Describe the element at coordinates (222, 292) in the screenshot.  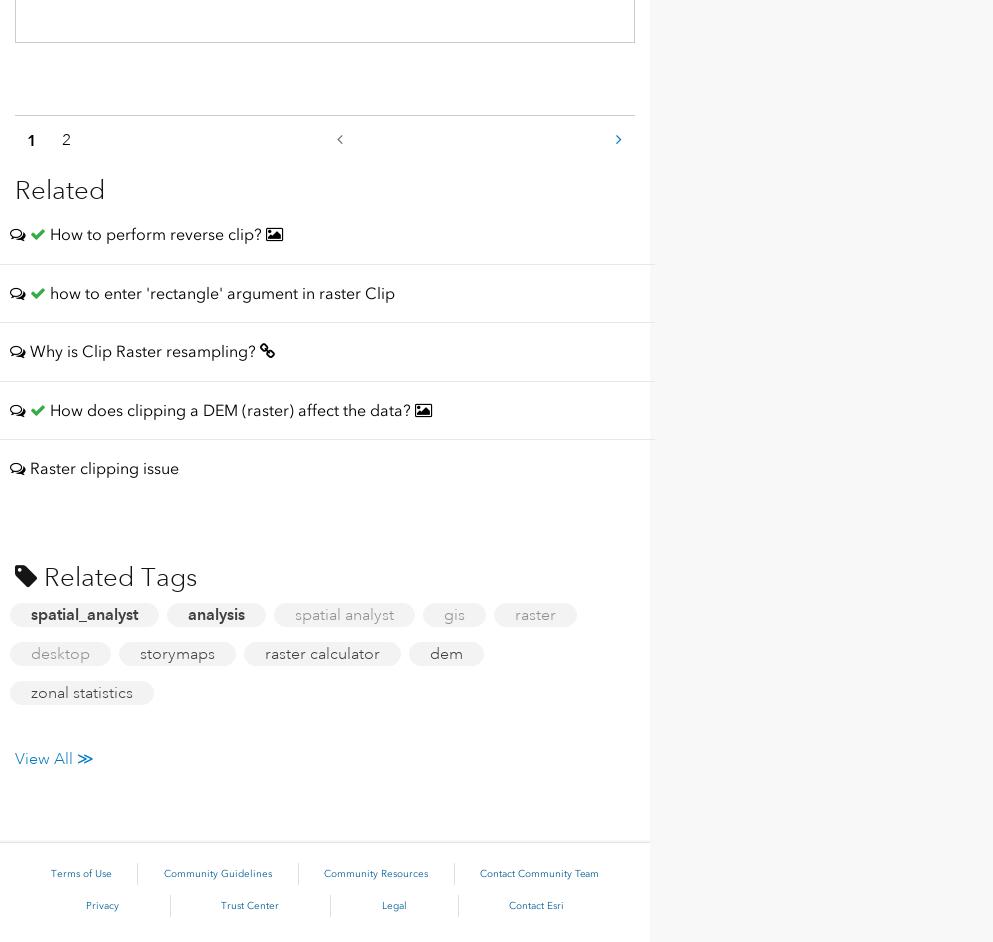
I see `'how to enter 'rectangle' argument in raster Clip'` at that location.